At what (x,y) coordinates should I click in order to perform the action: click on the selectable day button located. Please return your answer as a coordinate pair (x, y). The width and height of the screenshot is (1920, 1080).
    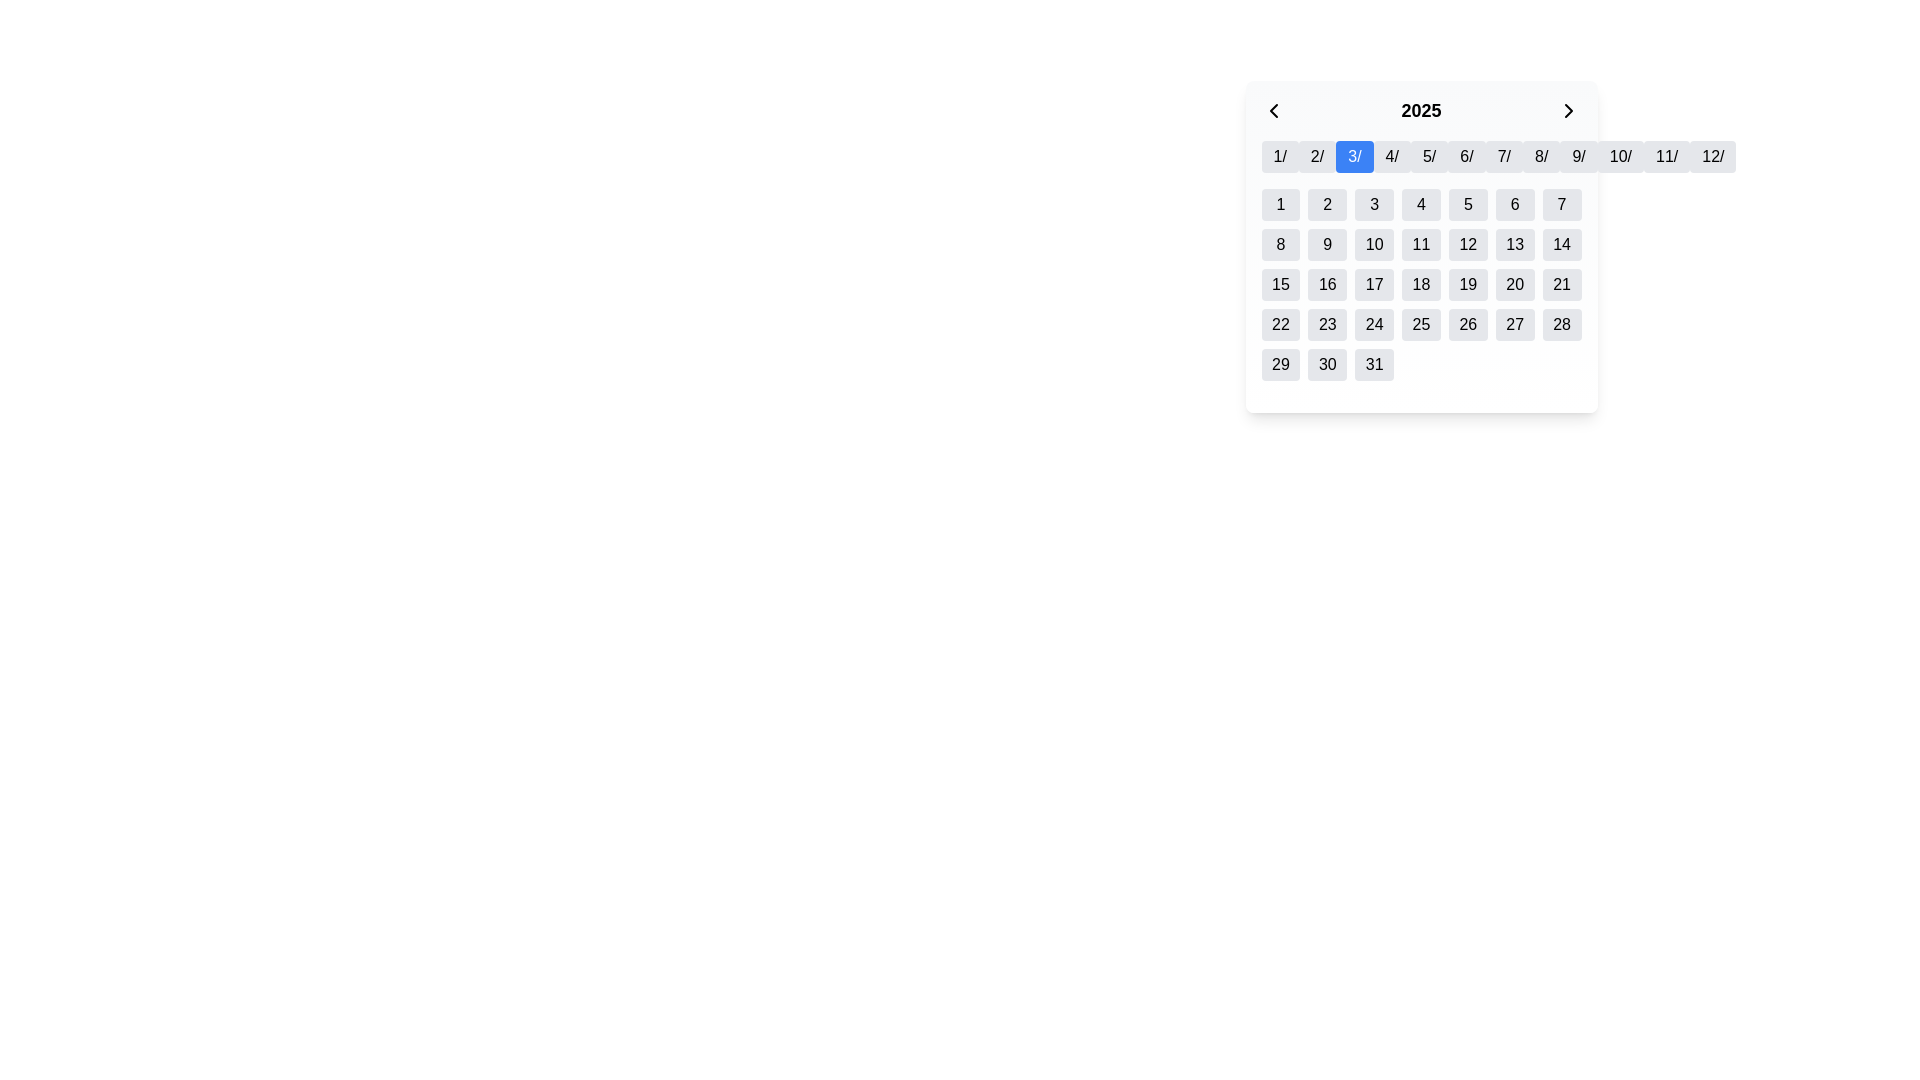
    Looking at the image, I should click on (1280, 323).